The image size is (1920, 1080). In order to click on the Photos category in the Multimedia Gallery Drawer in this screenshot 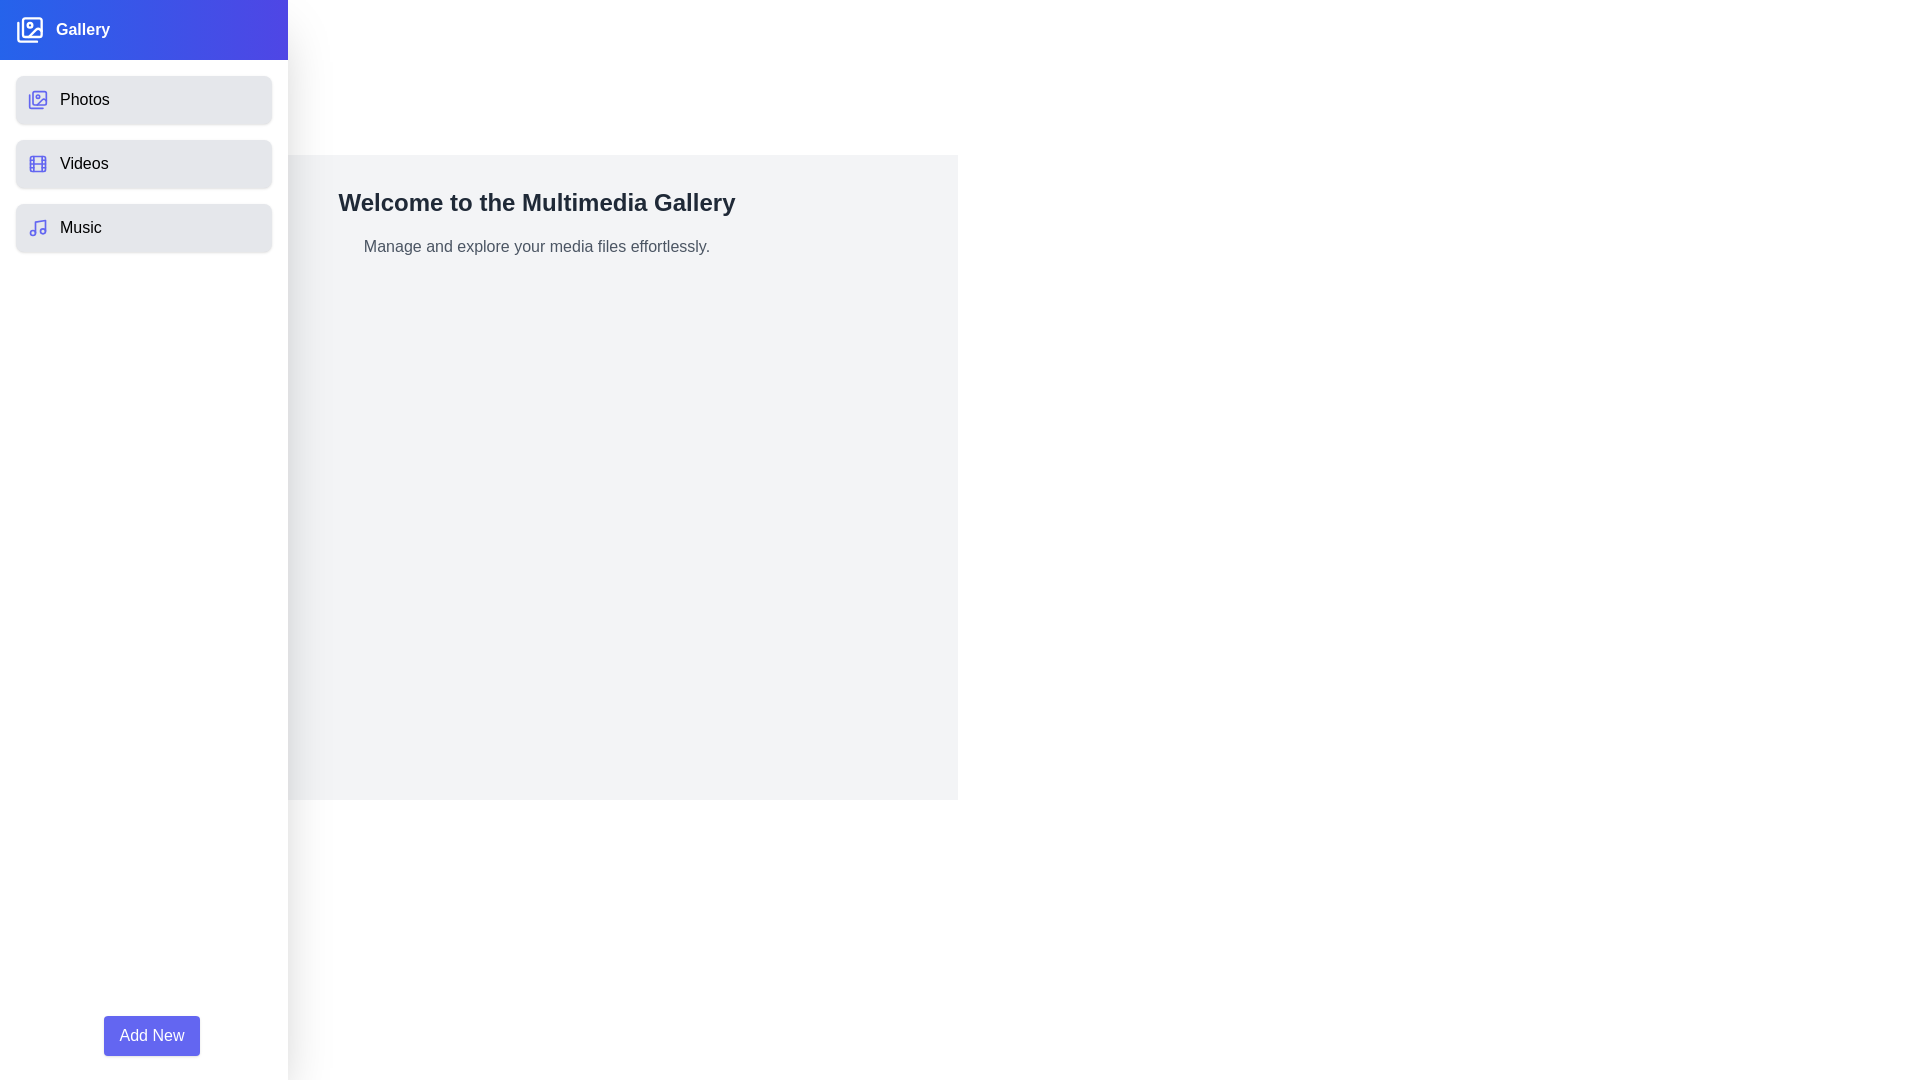, I will do `click(143, 100)`.